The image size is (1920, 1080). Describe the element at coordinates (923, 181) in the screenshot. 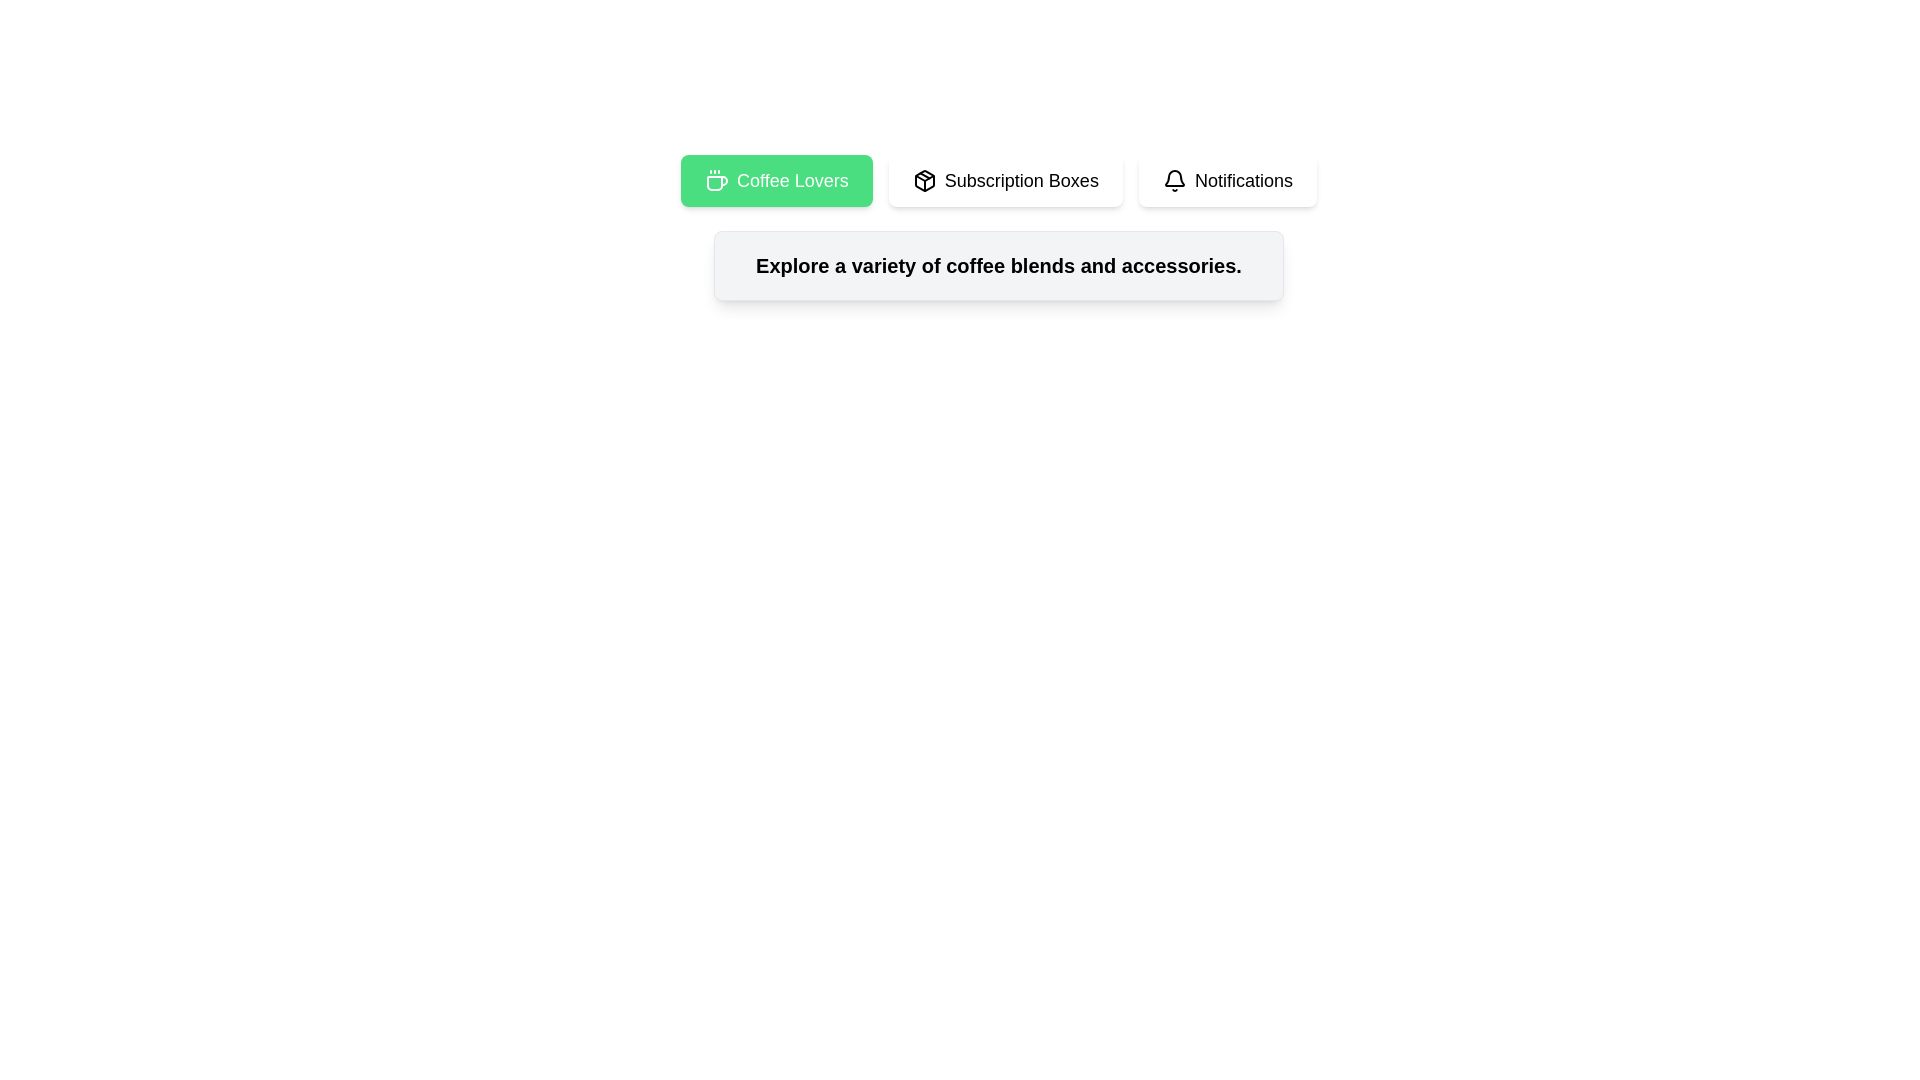

I see `the design of the Icon representing 'Subscription Boxes', which is positioned centrally within the corresponding button labeled 'Subscription Boxes'` at that location.